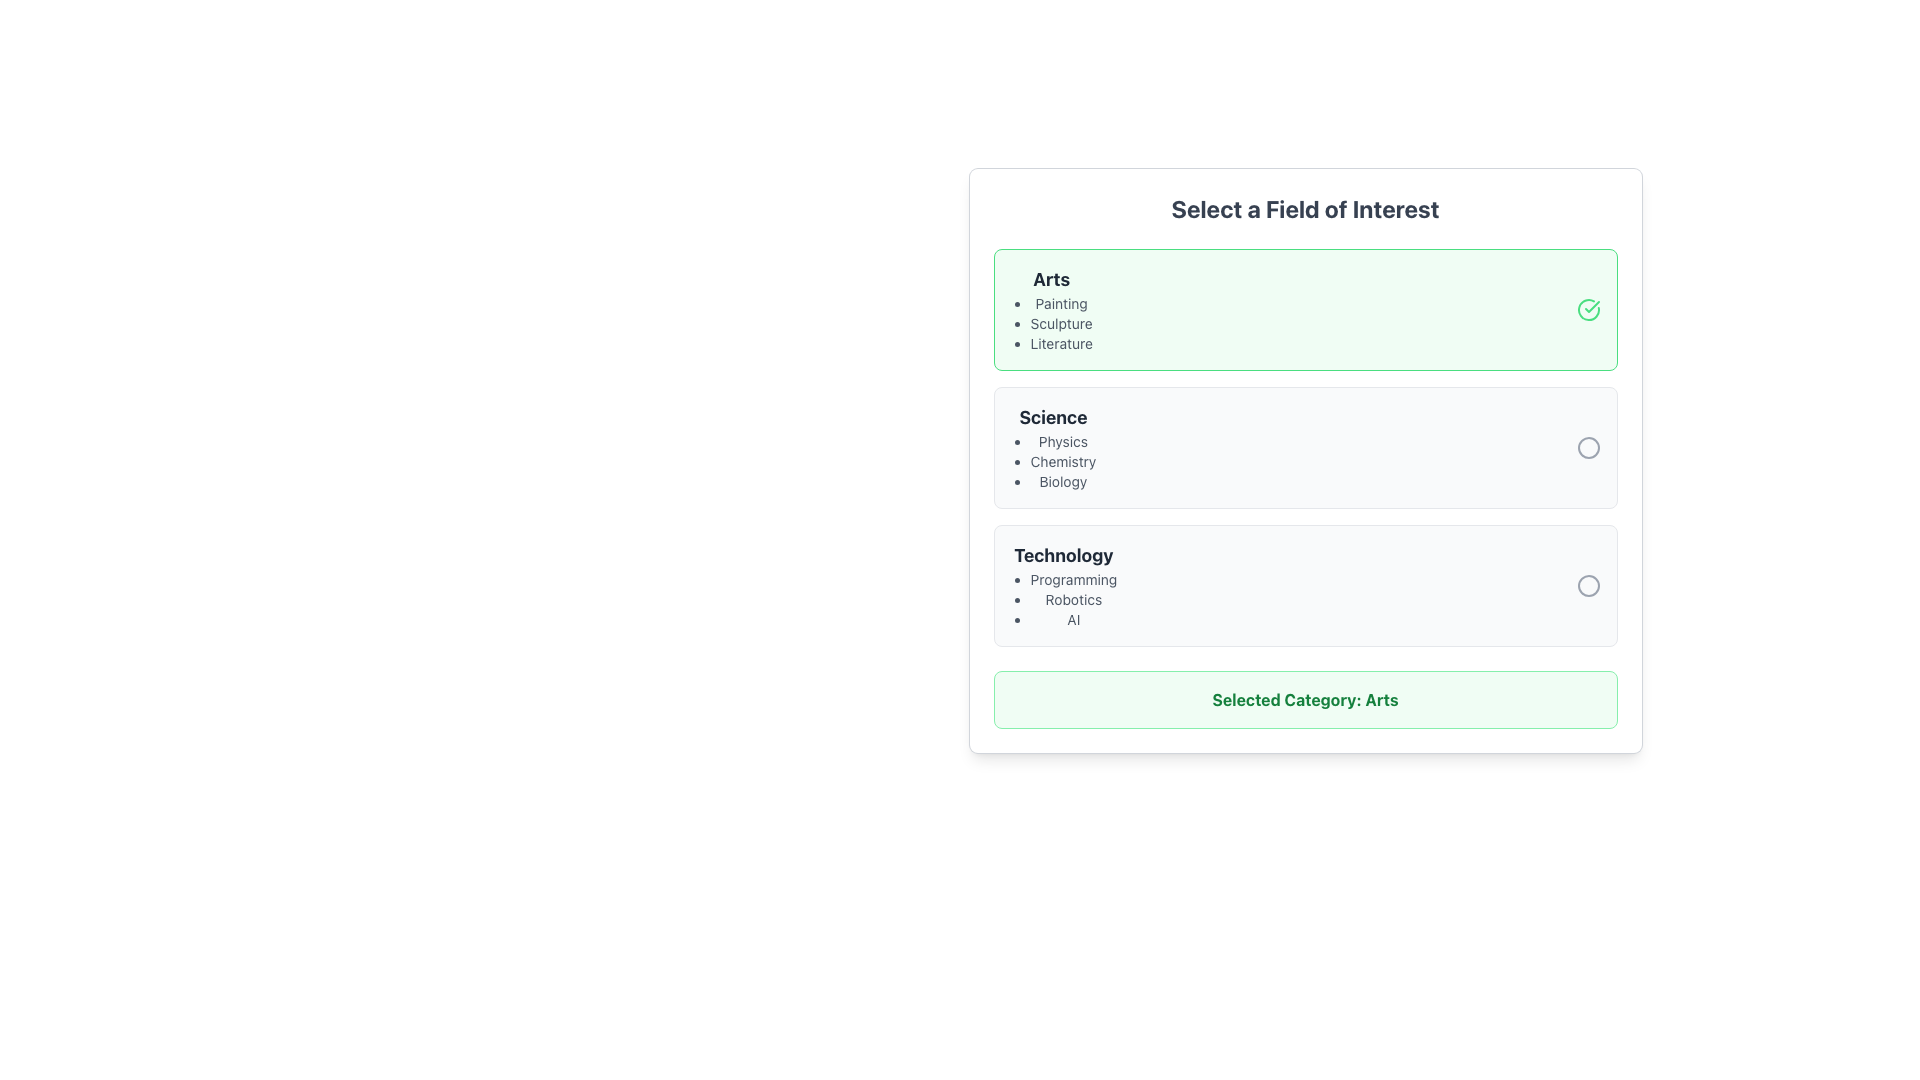 This screenshot has height=1080, width=1920. What do you see at coordinates (1060, 323) in the screenshot?
I see `the text label displaying 'Sculpture', which is the second item in the 'Arts' section of a bulleted list` at bounding box center [1060, 323].